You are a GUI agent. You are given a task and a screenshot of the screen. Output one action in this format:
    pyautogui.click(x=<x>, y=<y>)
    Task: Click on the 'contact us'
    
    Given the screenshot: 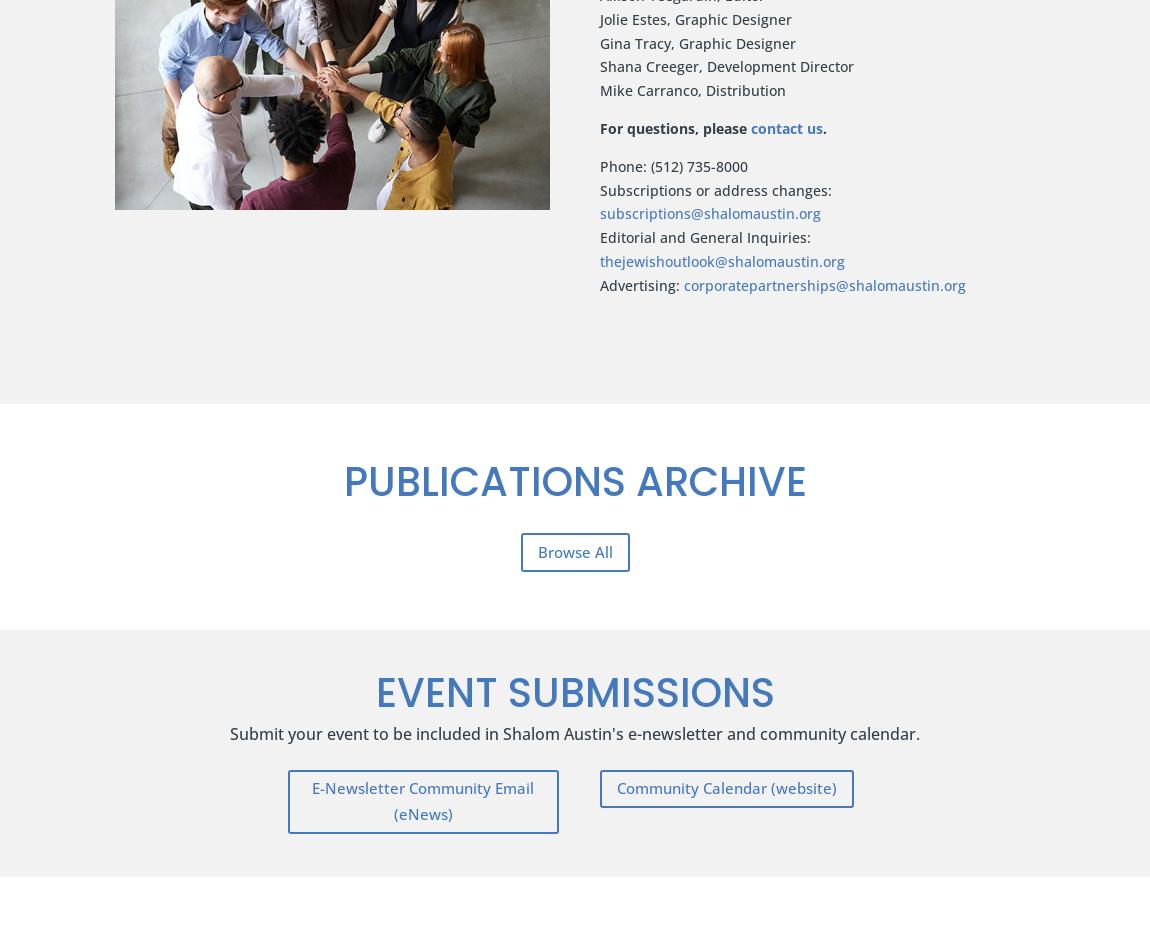 What is the action you would take?
    pyautogui.click(x=785, y=127)
    